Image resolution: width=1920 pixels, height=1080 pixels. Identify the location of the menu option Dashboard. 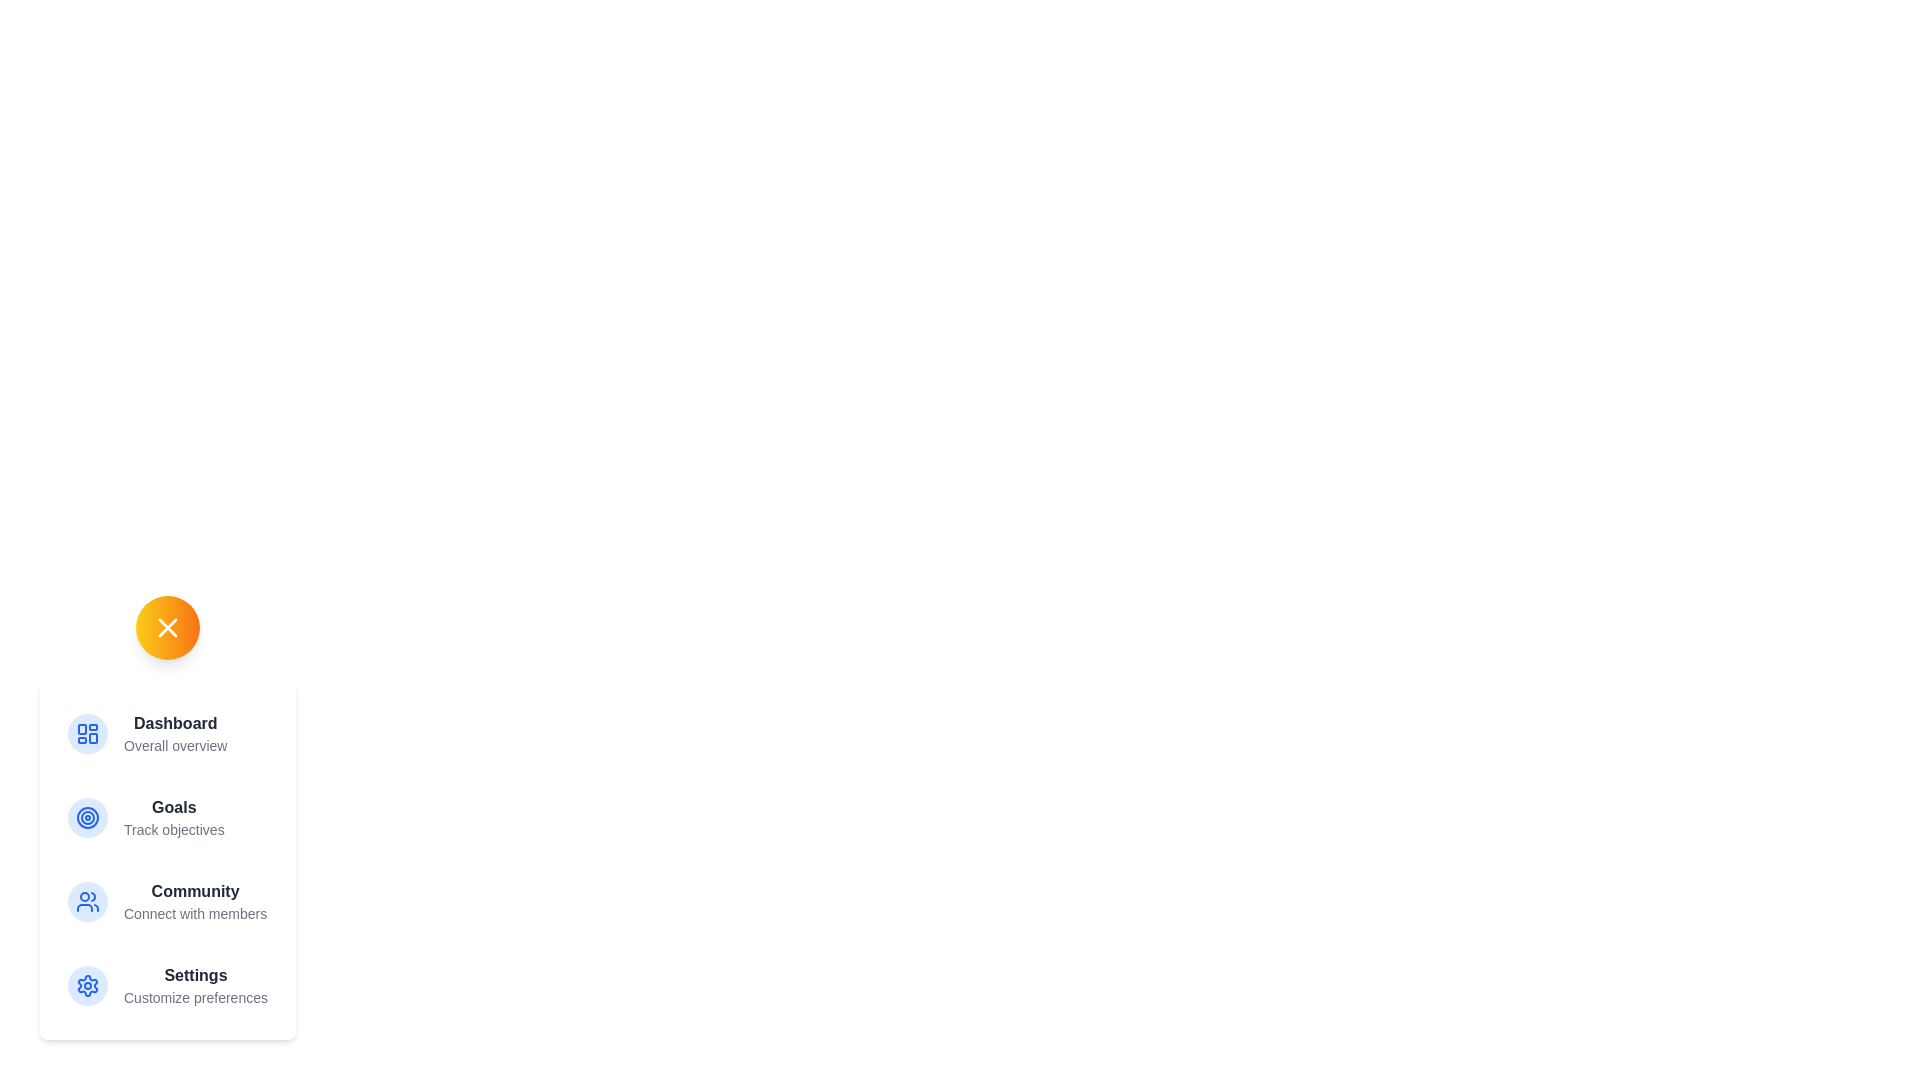
(167, 733).